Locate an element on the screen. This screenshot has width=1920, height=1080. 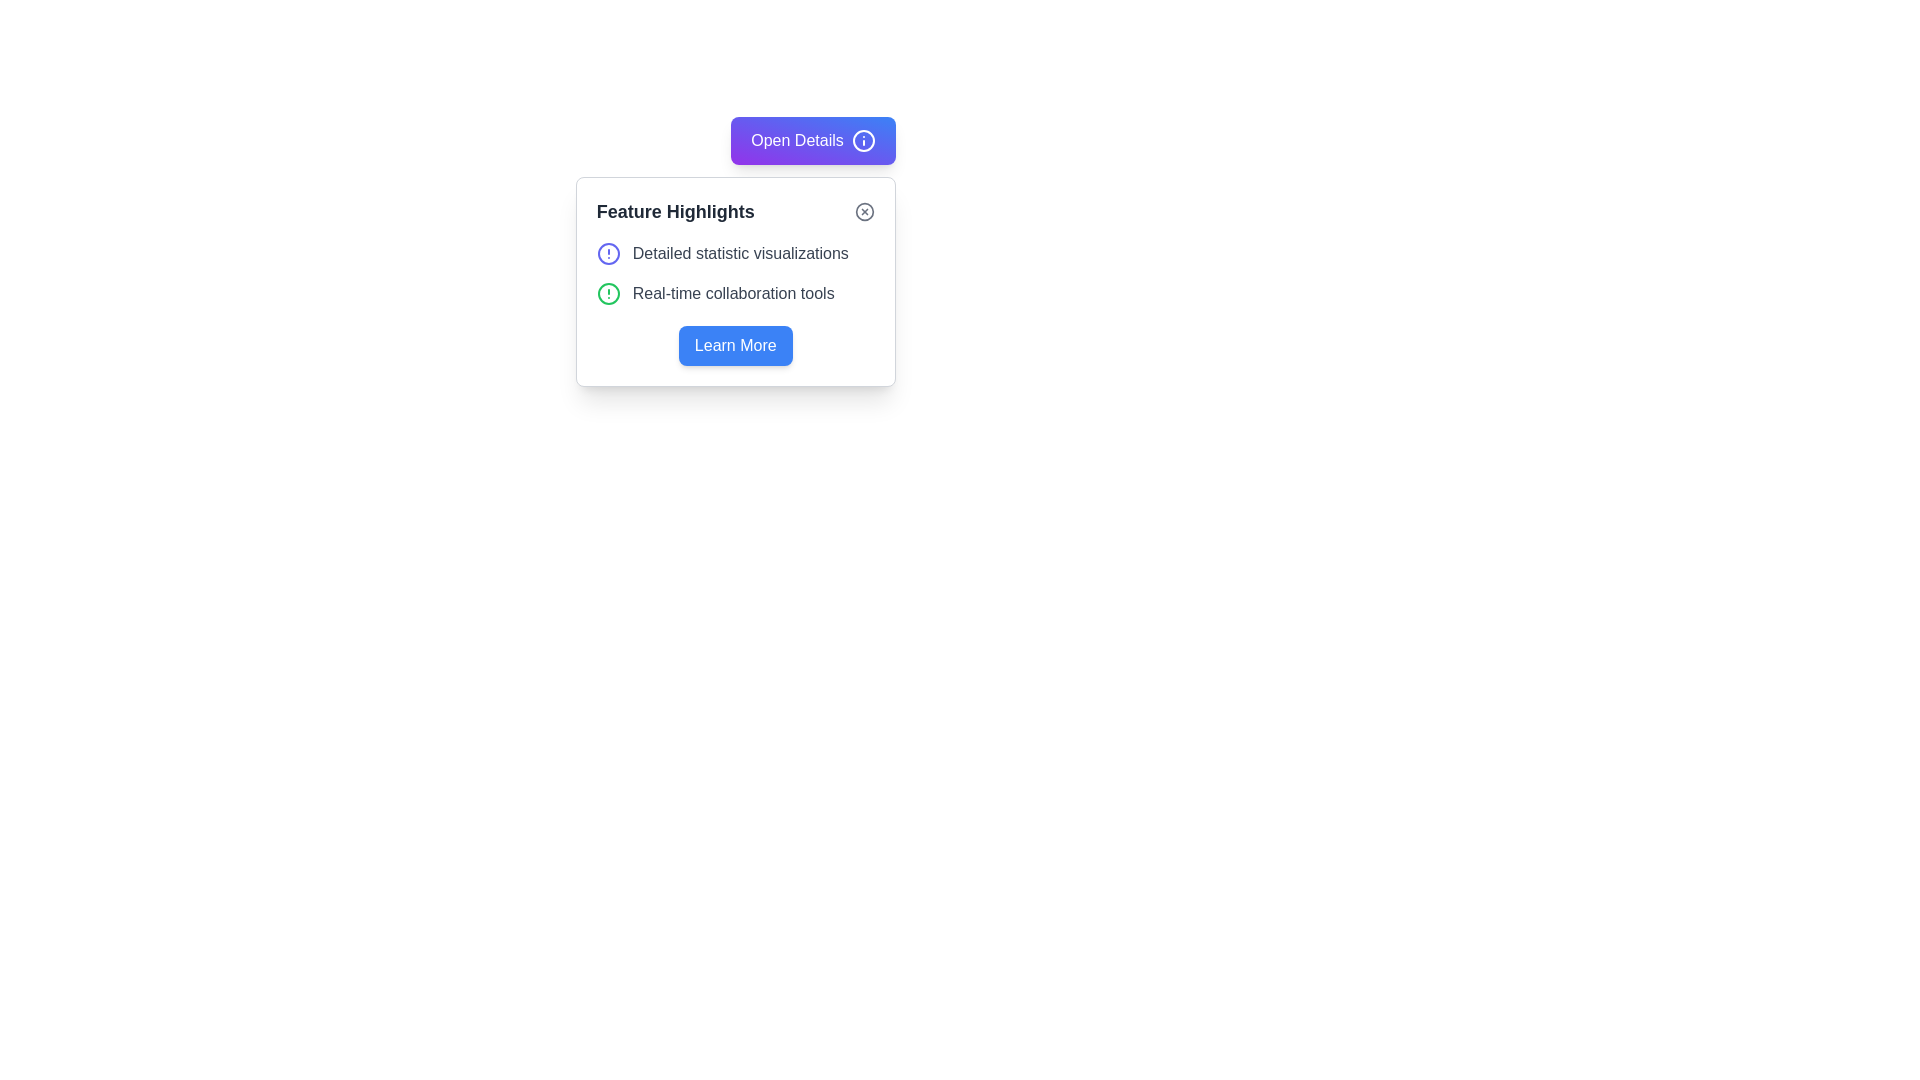
the button located in the lower portion of the white card labeled 'Feature Highlights' is located at coordinates (734, 345).